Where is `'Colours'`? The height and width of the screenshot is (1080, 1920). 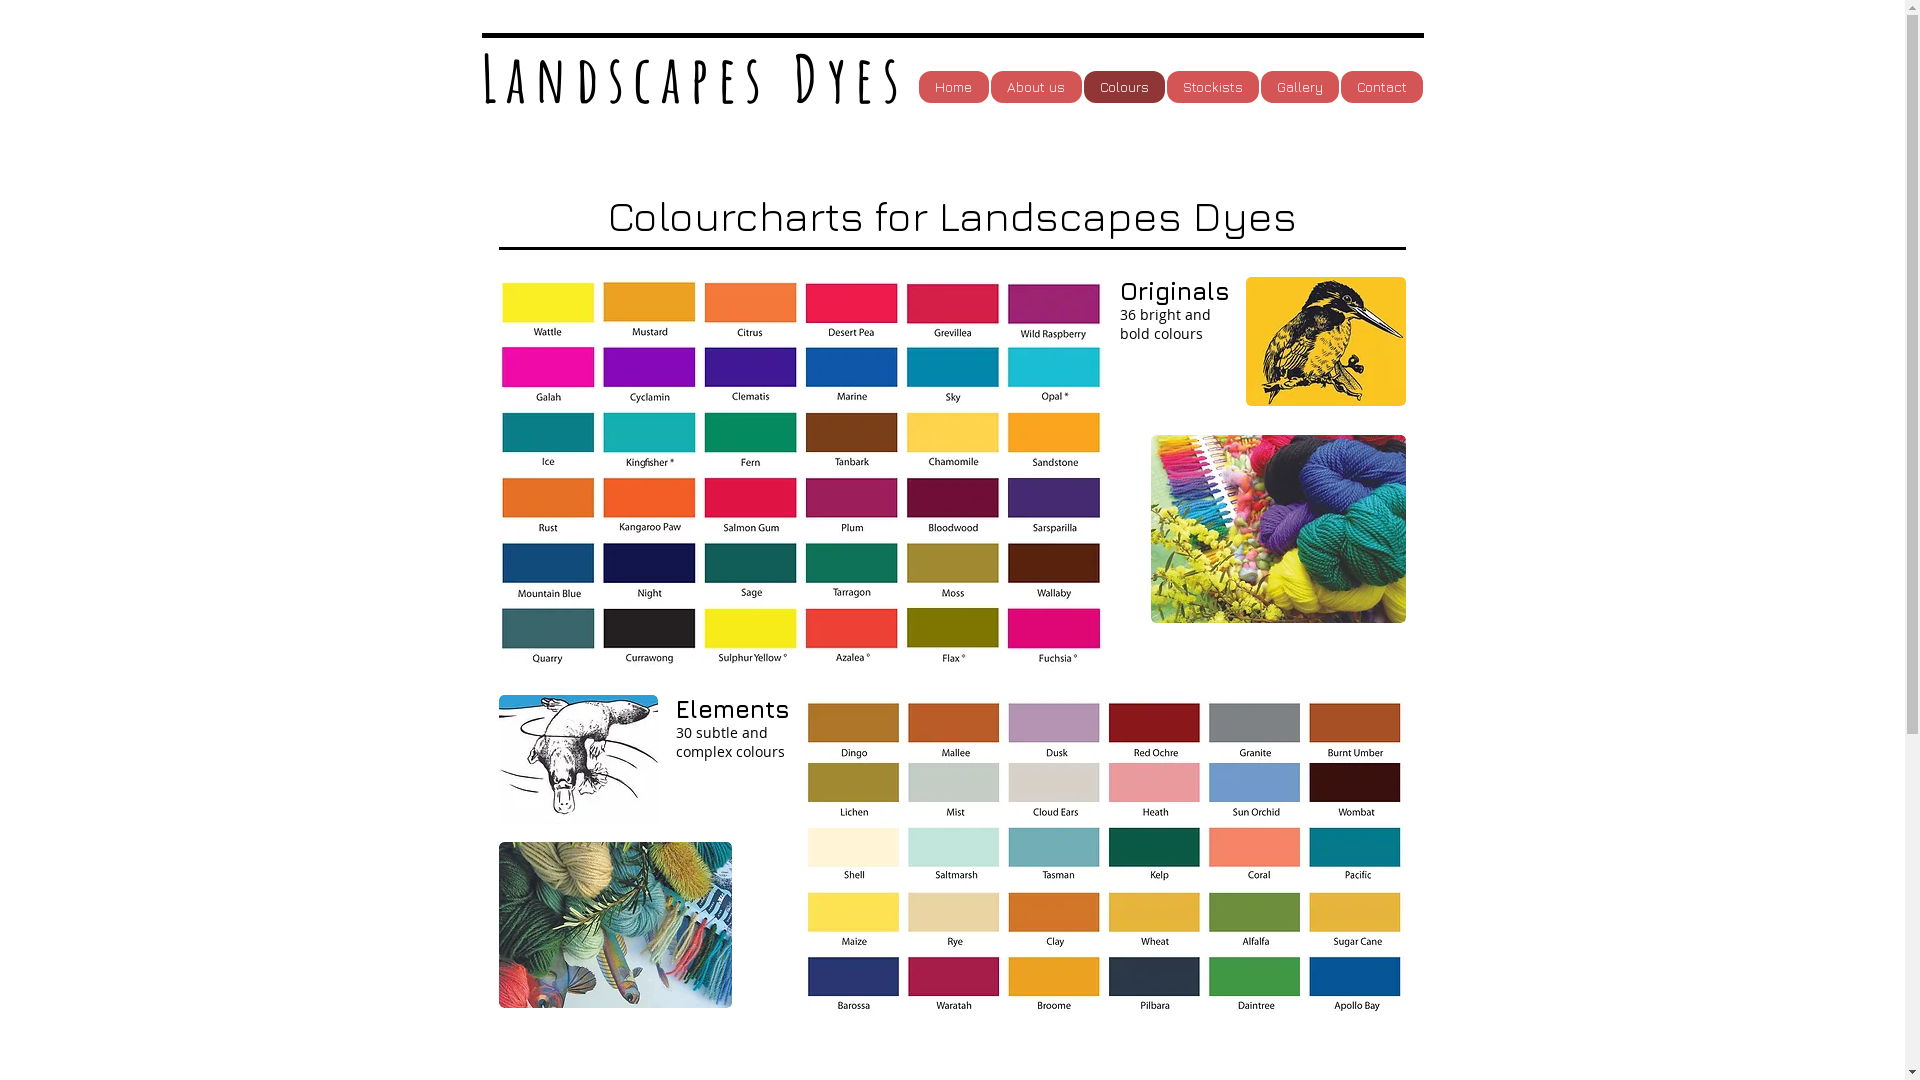
'Colours' is located at coordinates (1124, 86).